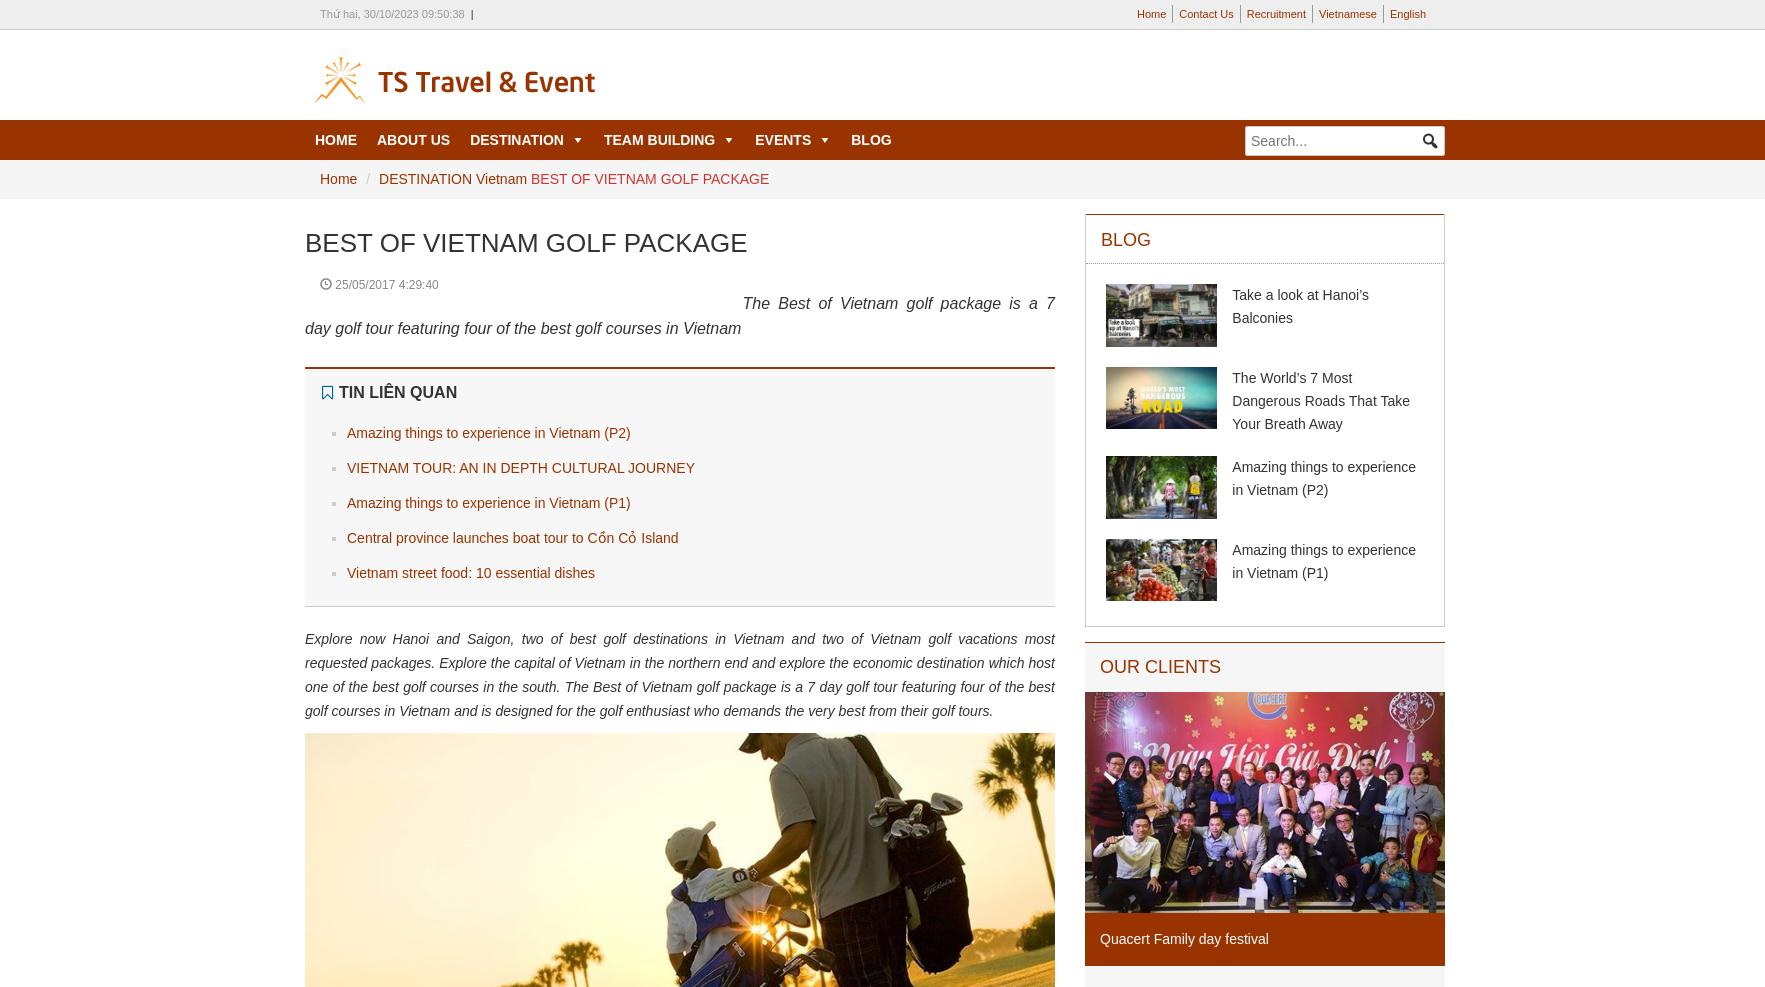 Image resolution: width=1765 pixels, height=987 pixels. I want to click on 'Amazing things to experience in Vietnam (P2)', so click(487, 431).